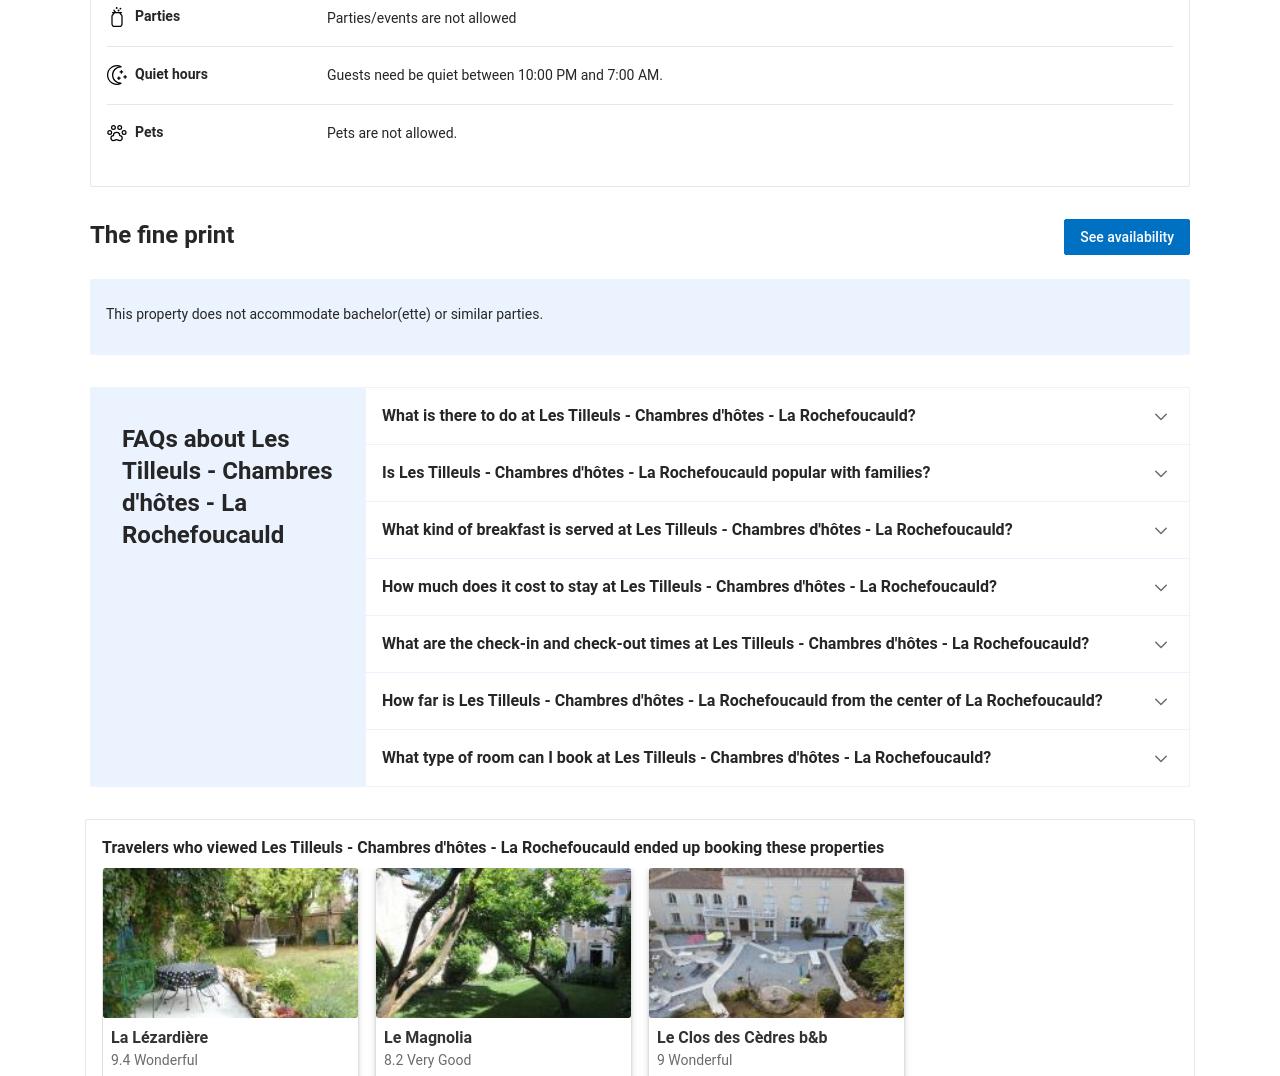 The width and height of the screenshot is (1280, 1076). I want to click on 'Travelers who viewed Les Tilleuls - Chambres d'hôtes - La Rochefoucauld ended up booking these properties', so click(493, 845).